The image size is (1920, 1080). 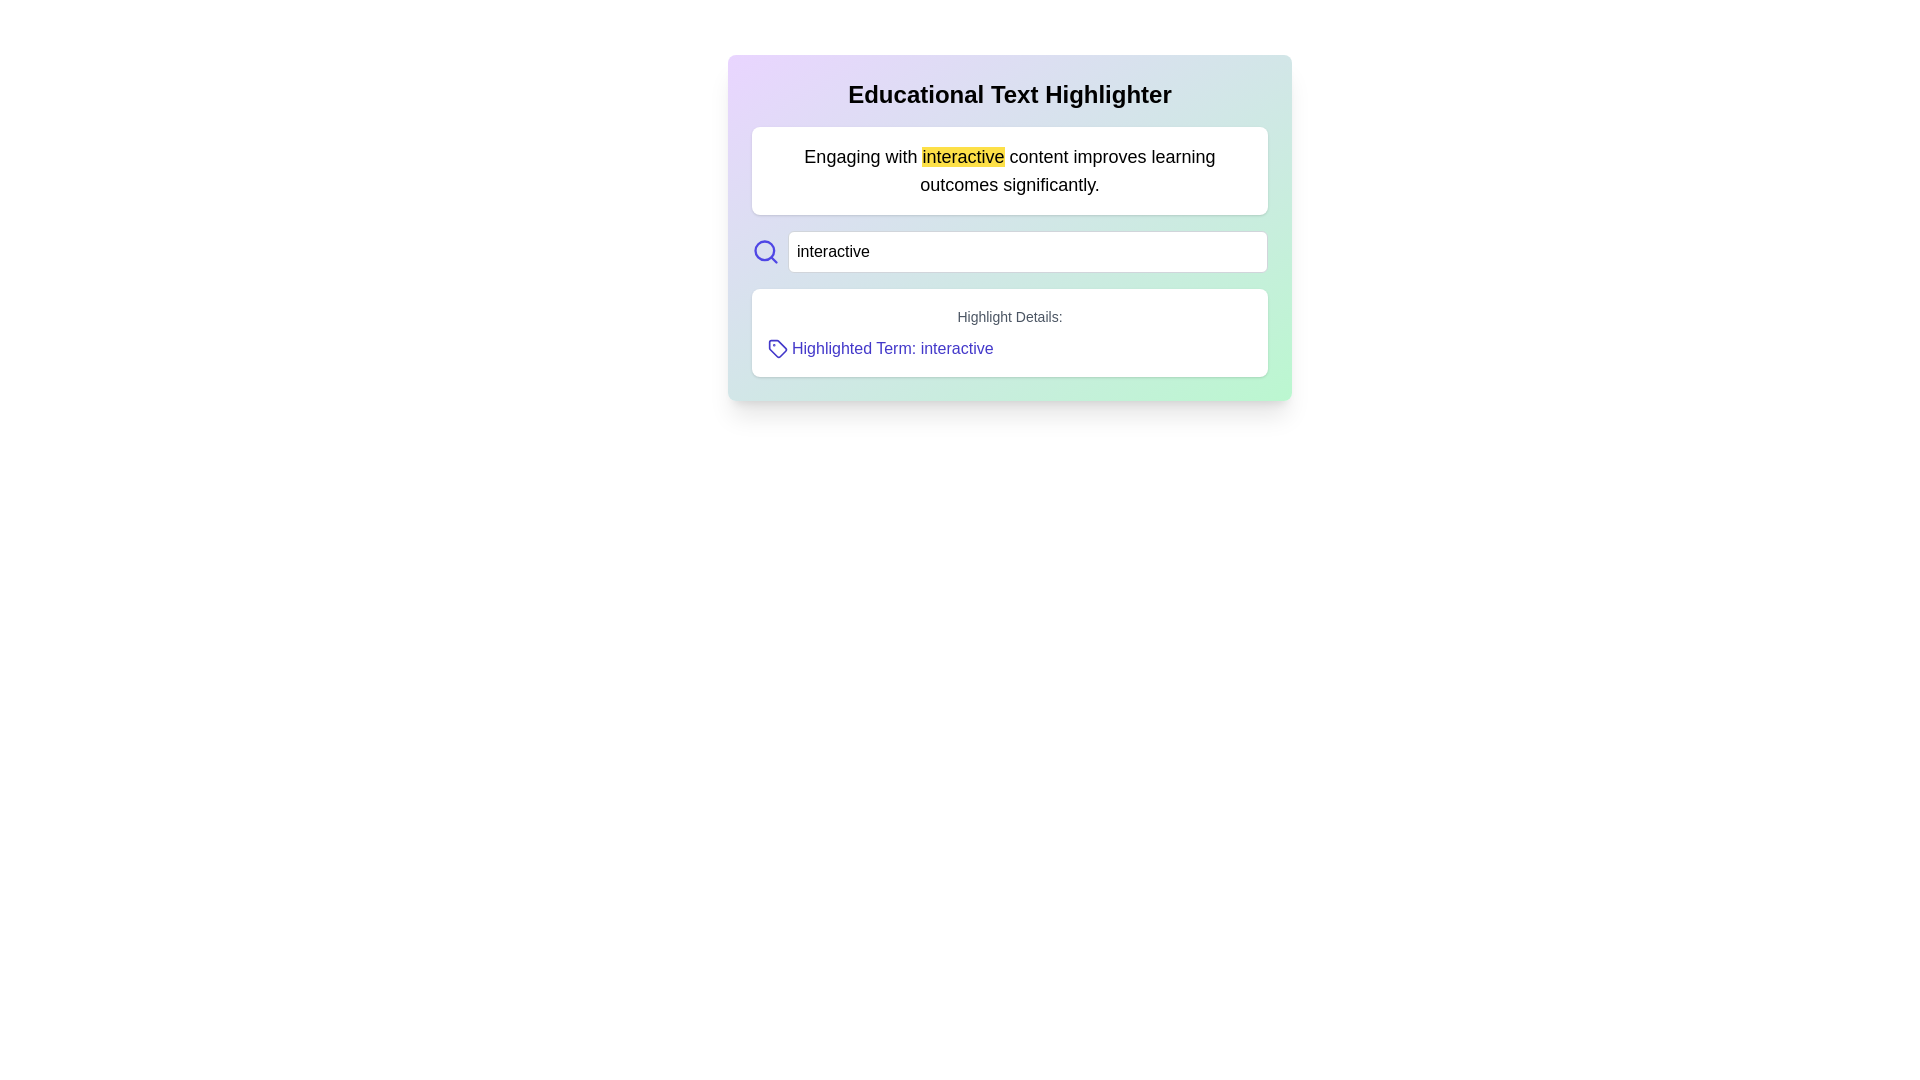 What do you see at coordinates (763, 249) in the screenshot?
I see `the circular graphic component that represents the magnifying glass within the search icon layout, located to the left of the 'interactive' input box` at bounding box center [763, 249].